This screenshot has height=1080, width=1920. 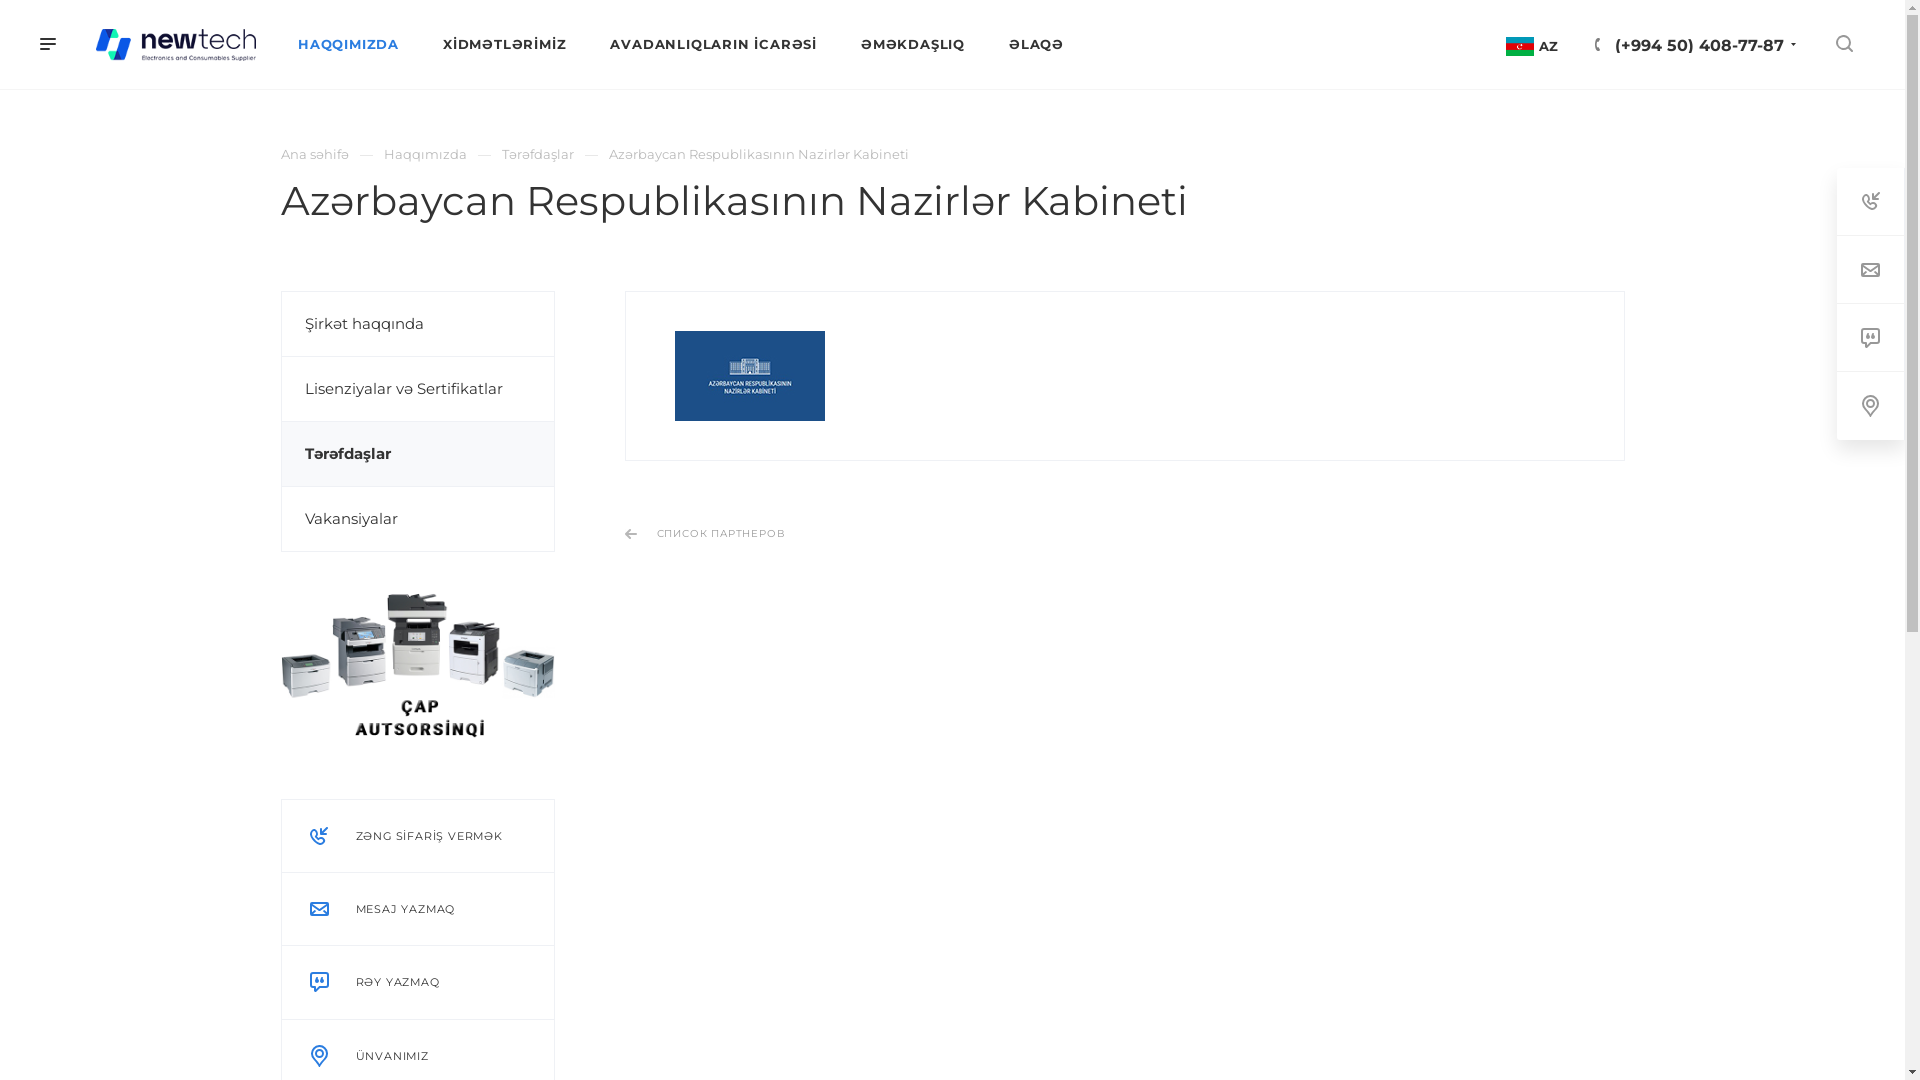 I want to click on '(+994 50) 408-77-87', so click(x=1698, y=45).